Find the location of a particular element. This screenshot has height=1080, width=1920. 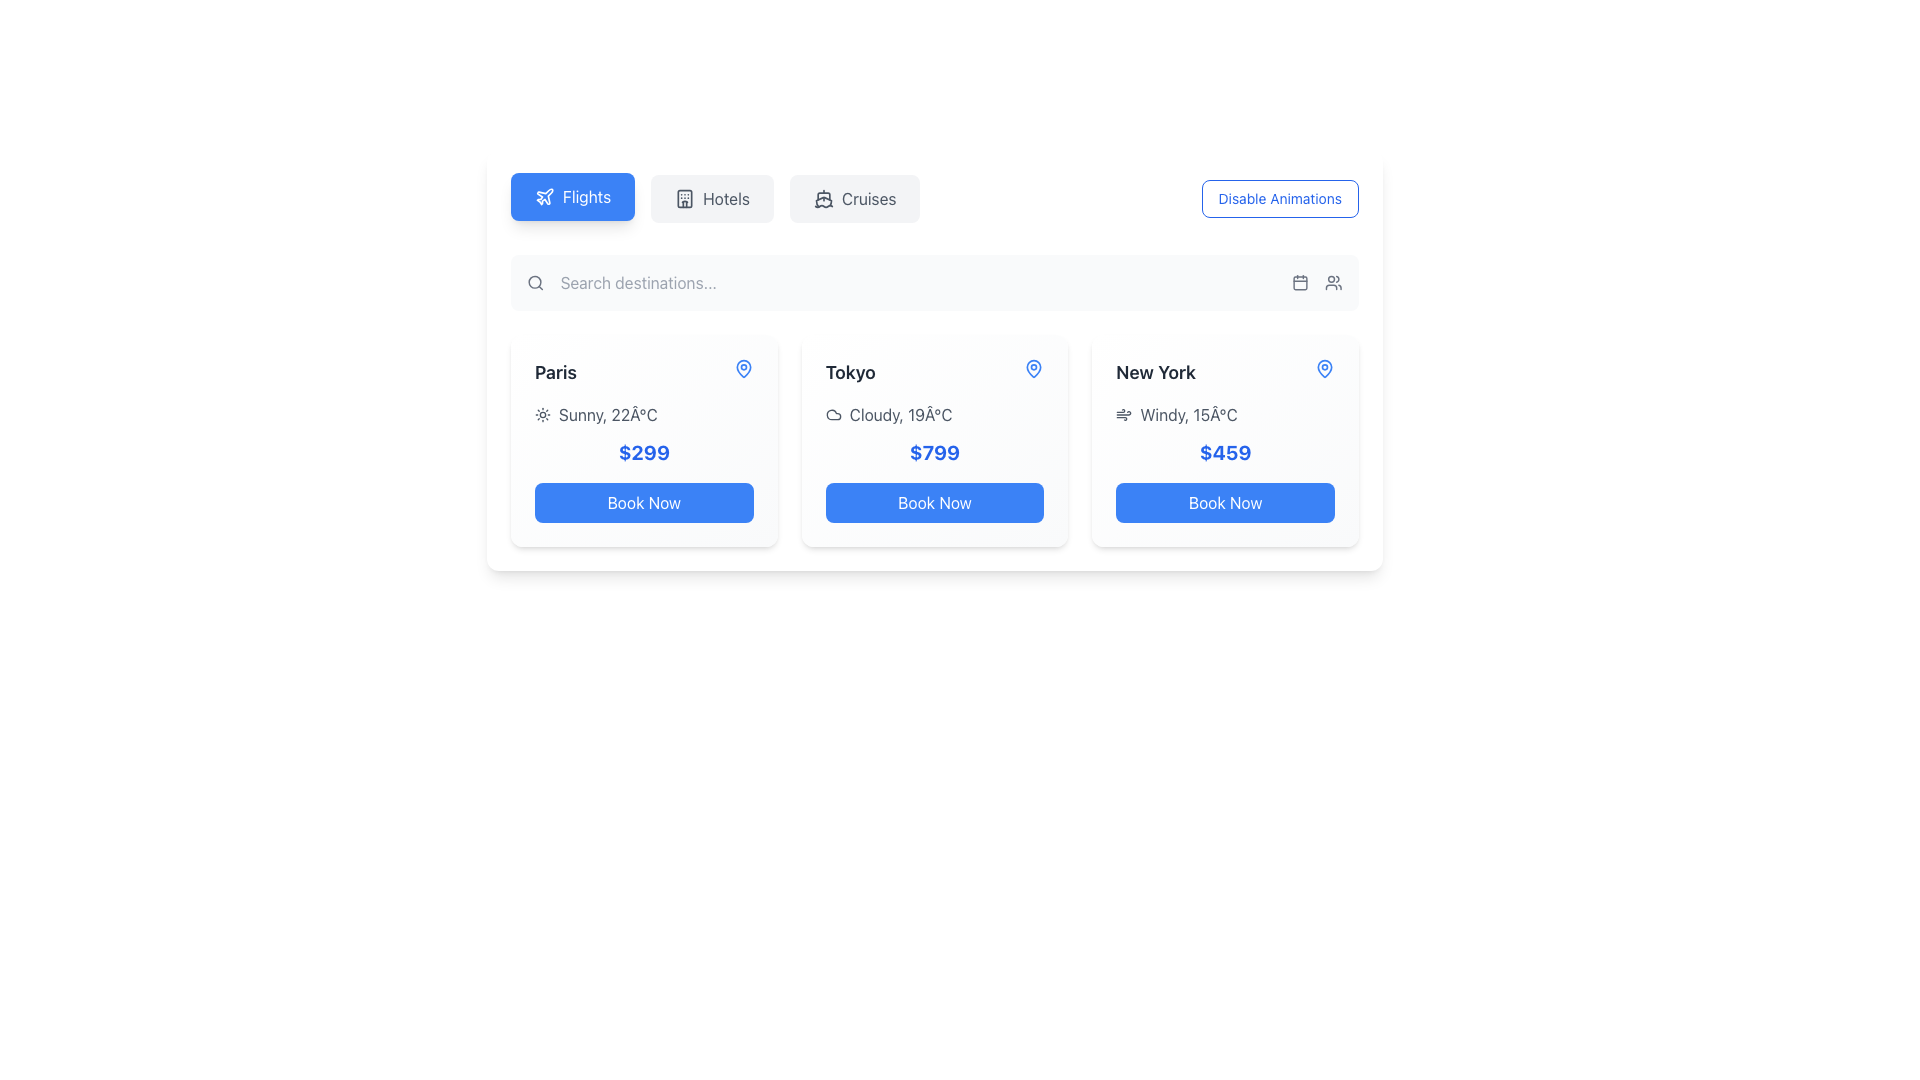

the windy conditions icon located in the New York card, to the left of the text 'Windy, 15°C' is located at coordinates (1124, 414).